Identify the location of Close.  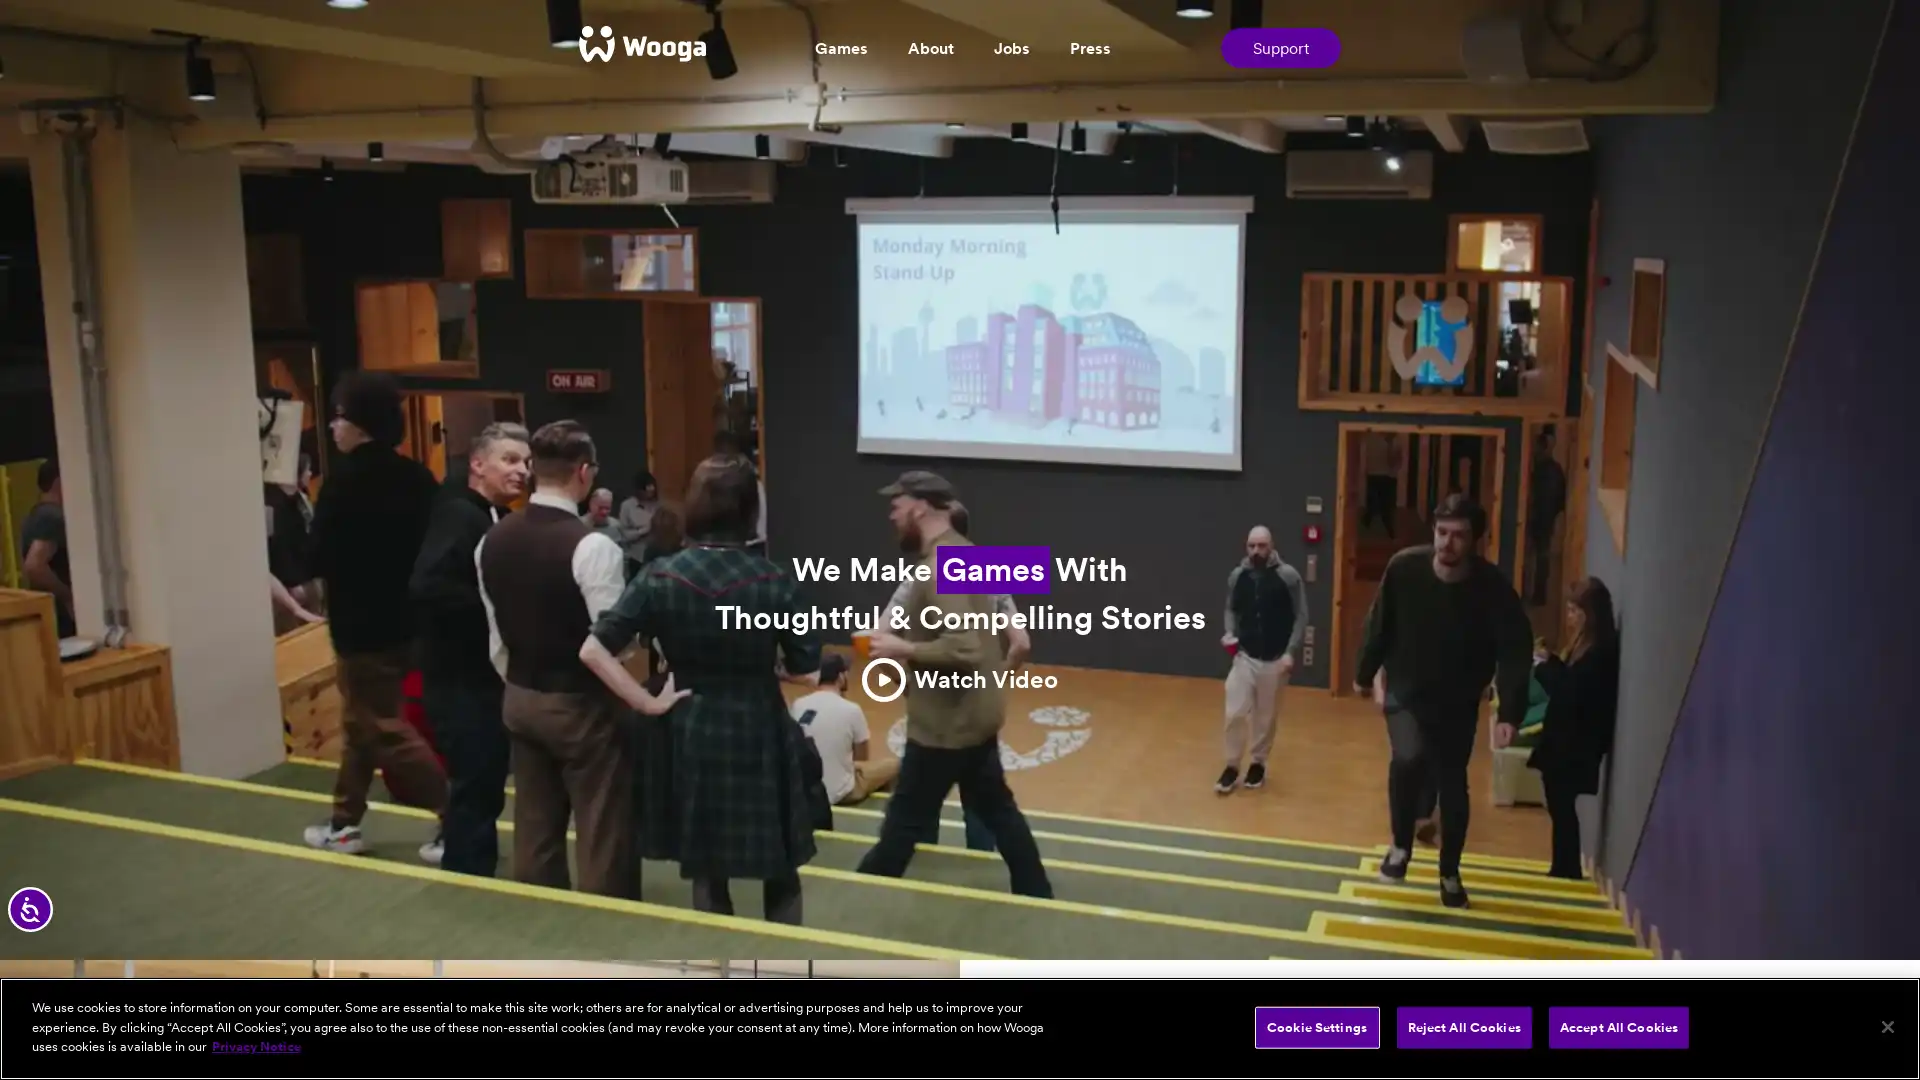
(1886, 1026).